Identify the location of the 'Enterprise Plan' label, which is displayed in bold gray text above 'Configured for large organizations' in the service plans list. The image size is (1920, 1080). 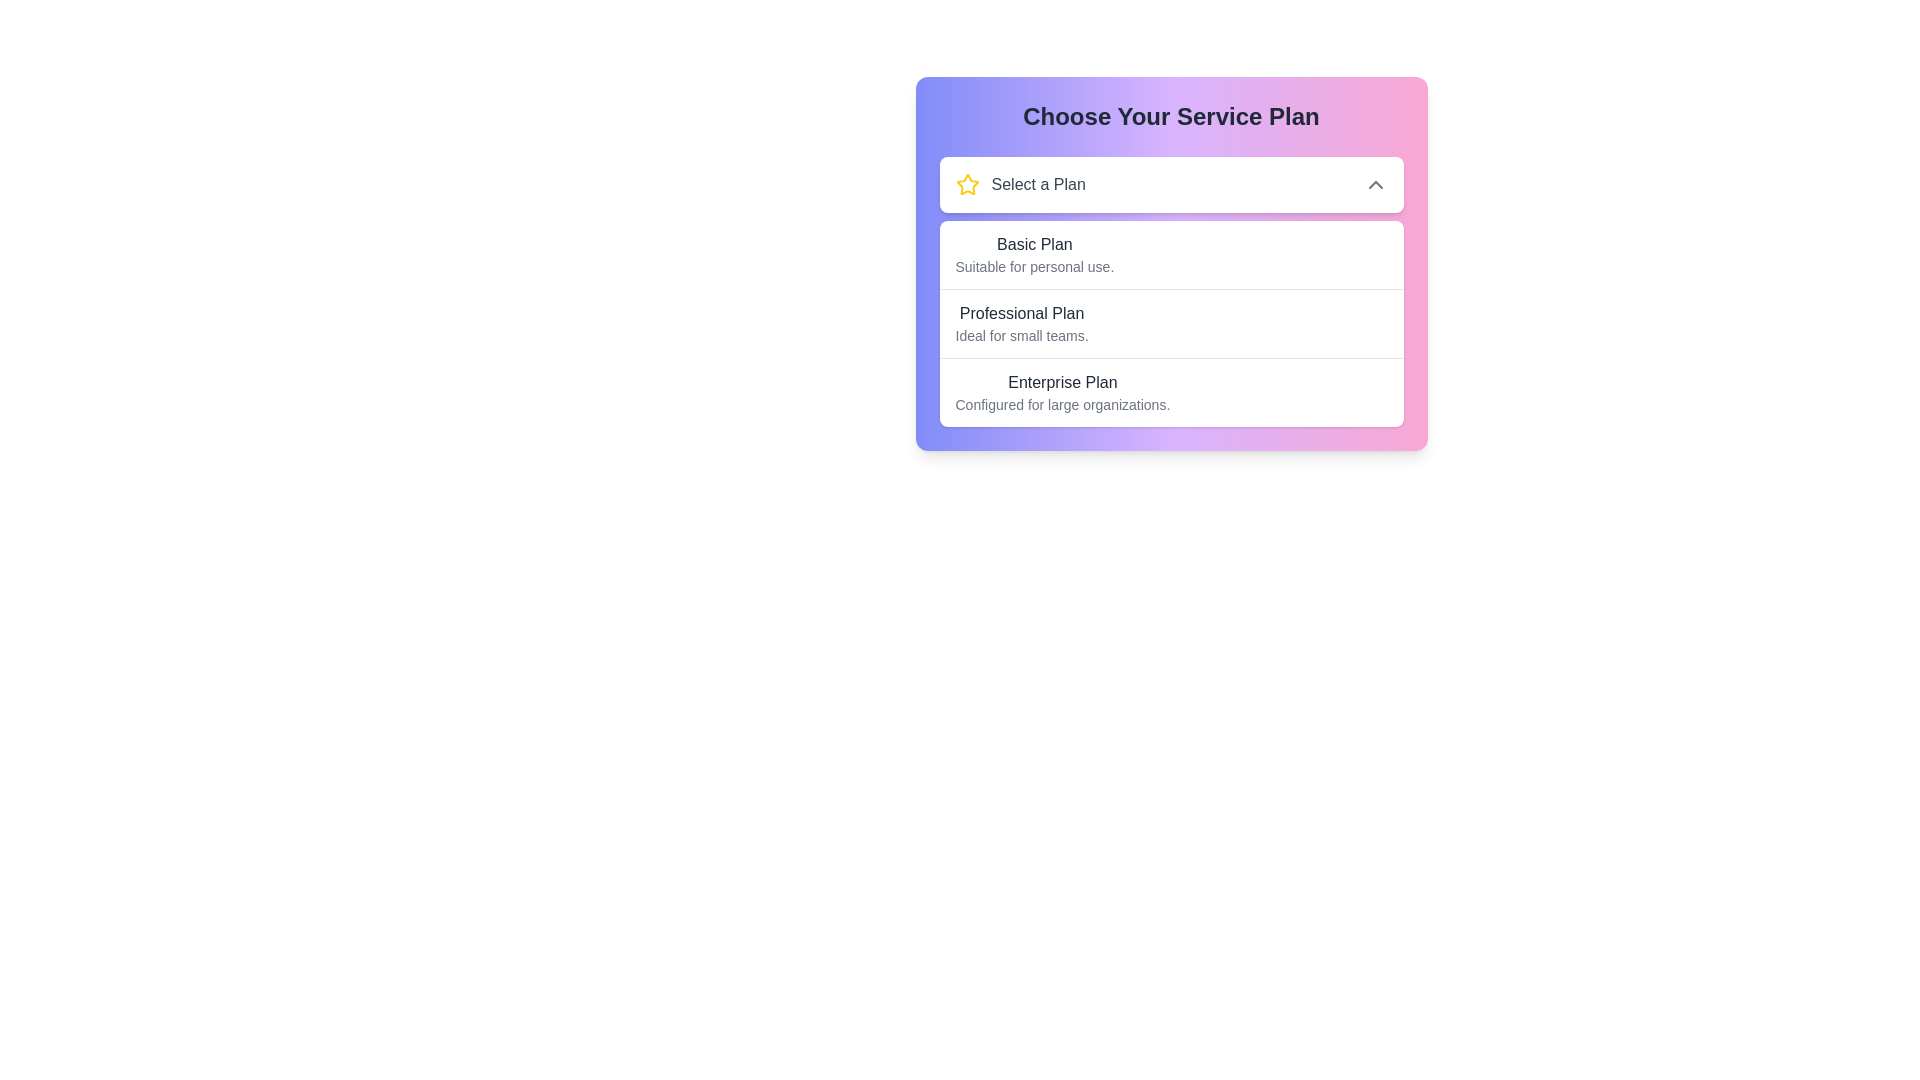
(1061, 382).